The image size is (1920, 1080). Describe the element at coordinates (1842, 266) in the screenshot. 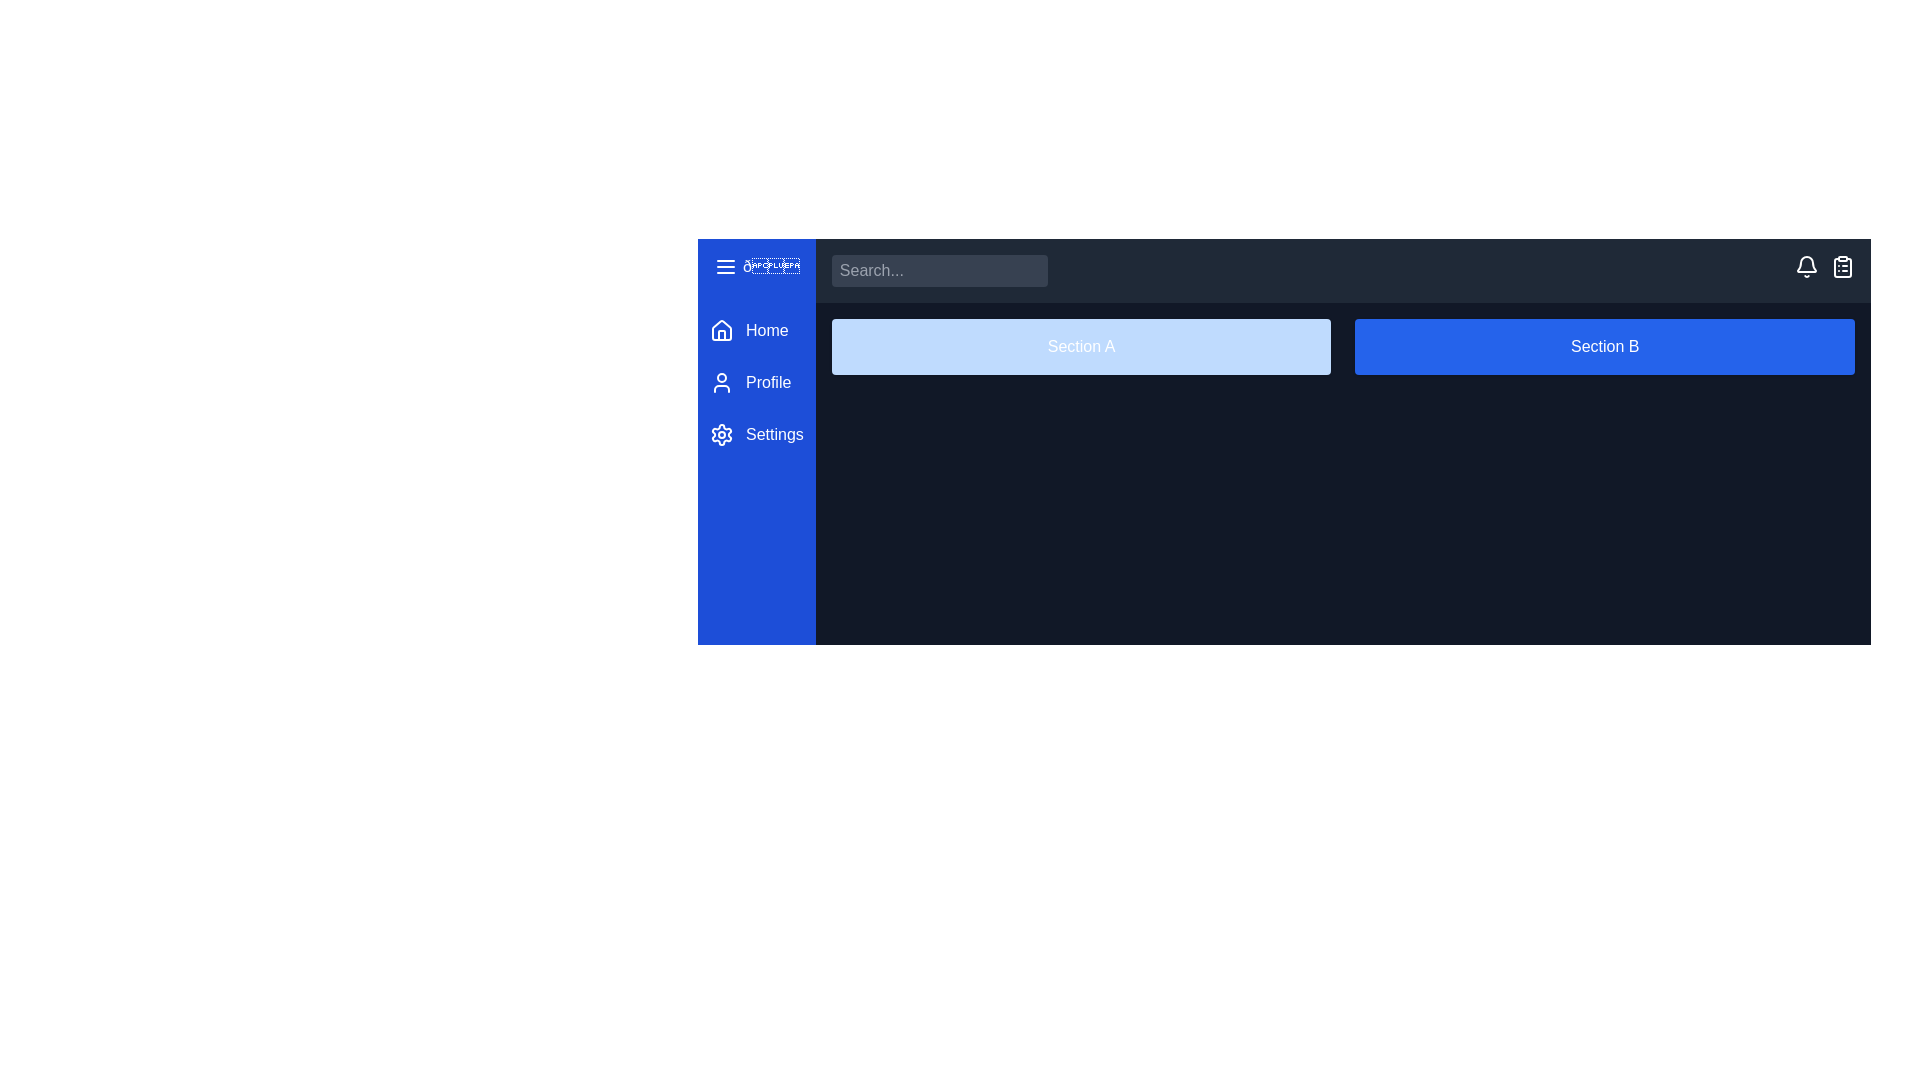

I see `the clipboard icon located in the top-right corner of the interface, which features a simplistic design with a rectangular shape and a clip at the top` at that location.